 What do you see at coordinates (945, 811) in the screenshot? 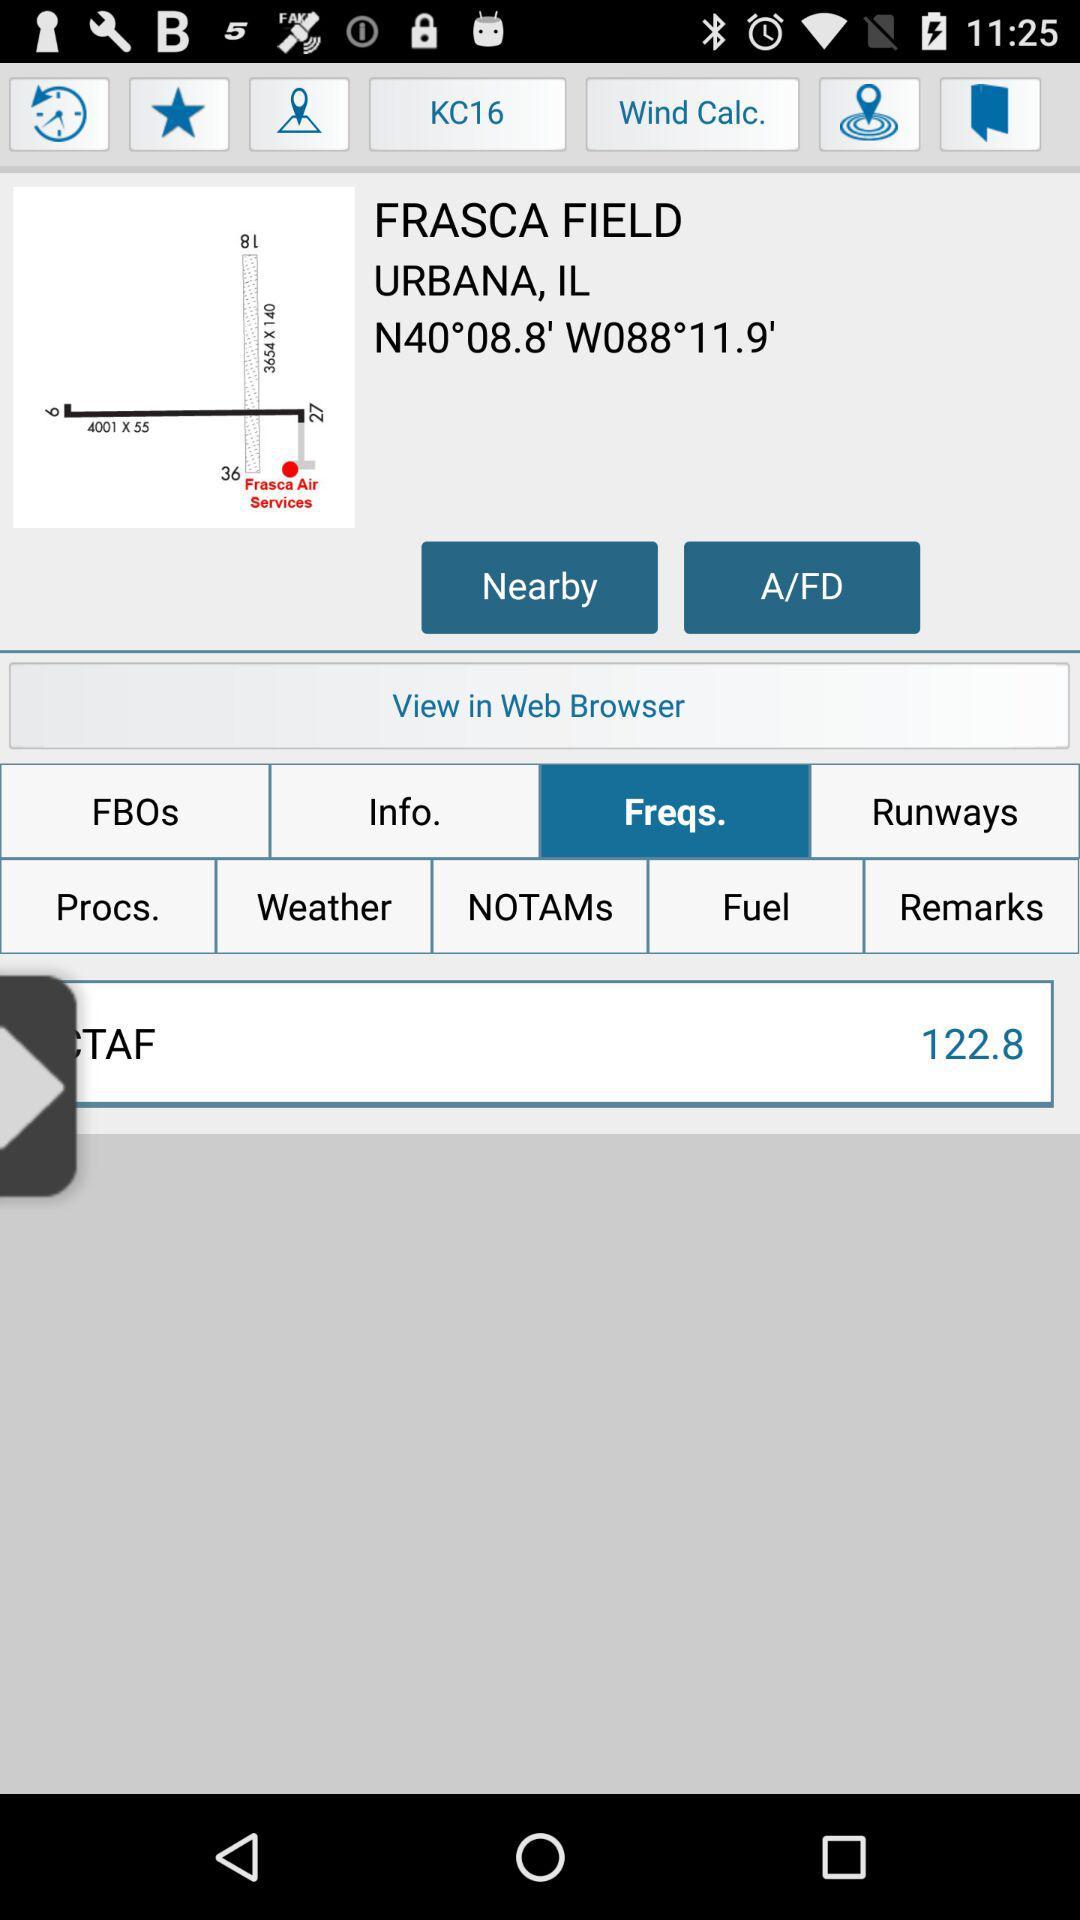
I see `the app to the right of freqs.` at bounding box center [945, 811].